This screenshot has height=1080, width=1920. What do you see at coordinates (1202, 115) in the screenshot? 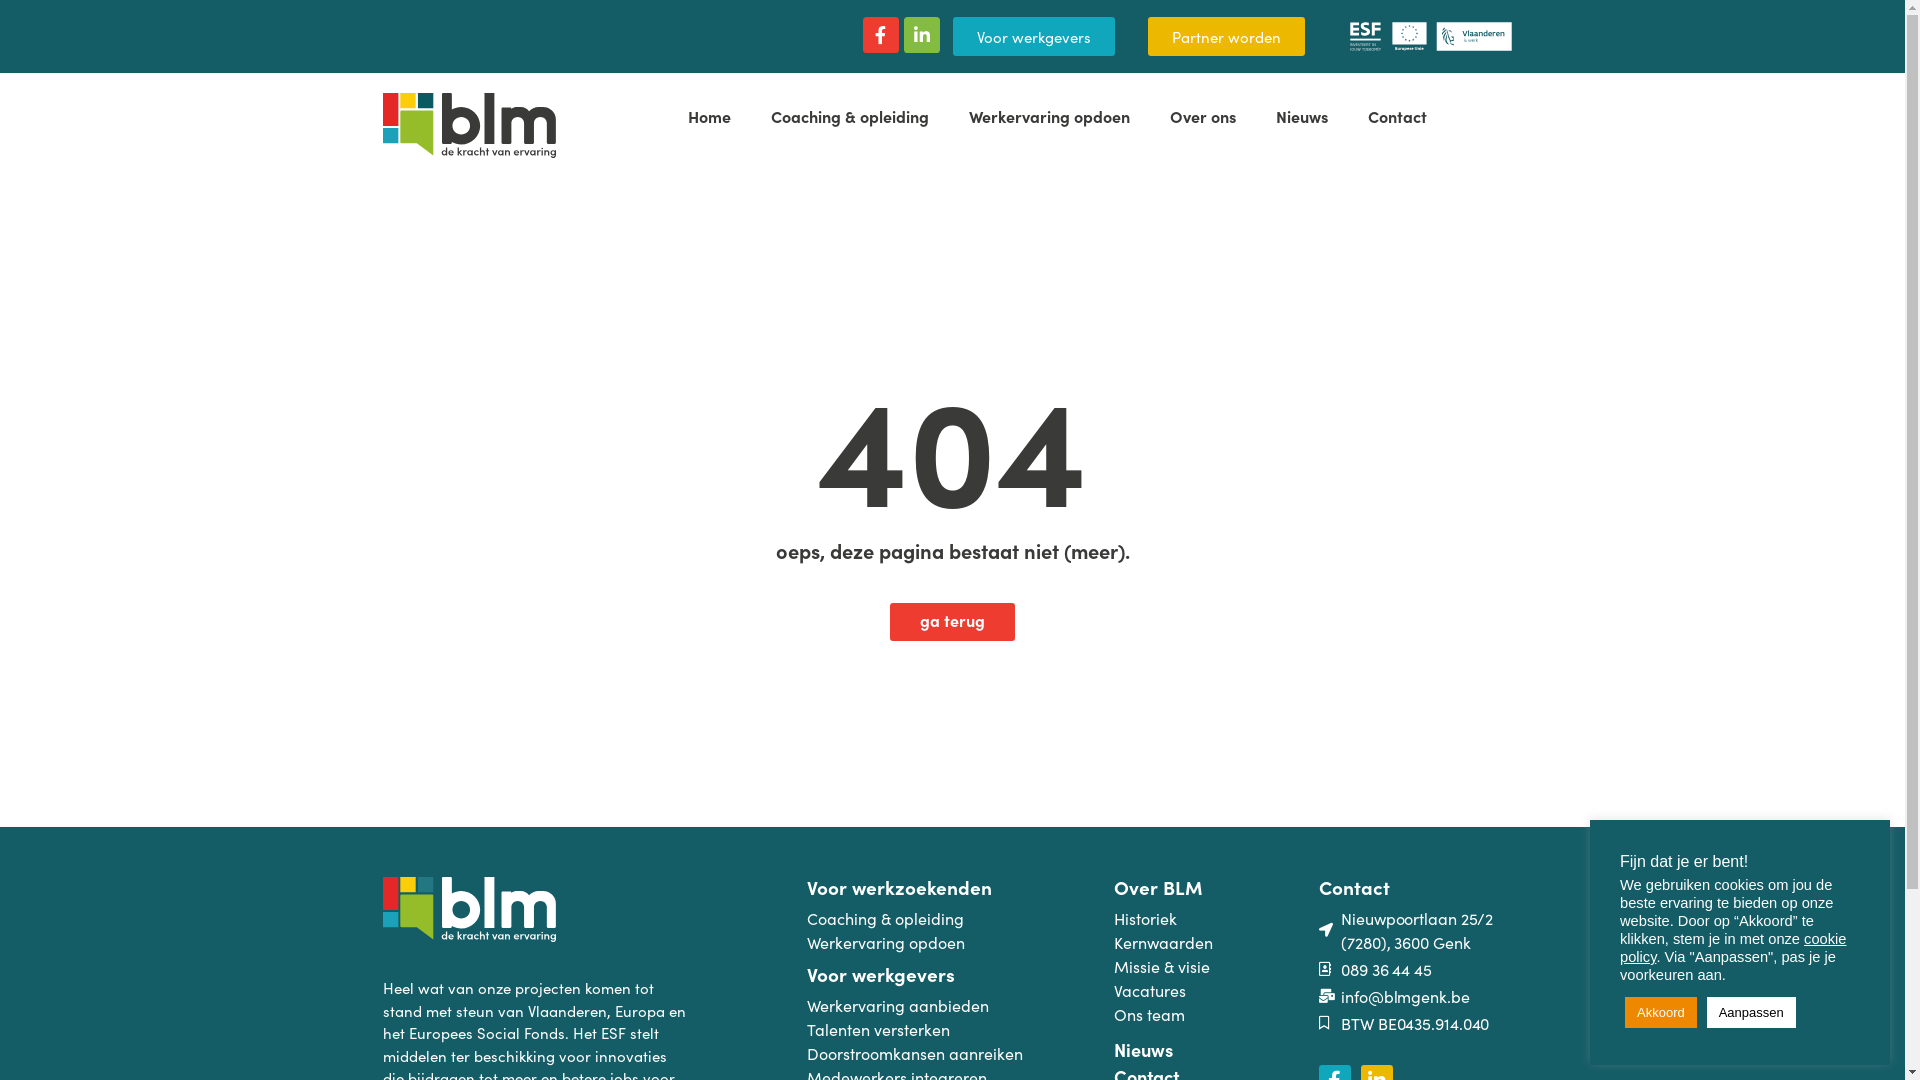
I see `'Over ons'` at bounding box center [1202, 115].